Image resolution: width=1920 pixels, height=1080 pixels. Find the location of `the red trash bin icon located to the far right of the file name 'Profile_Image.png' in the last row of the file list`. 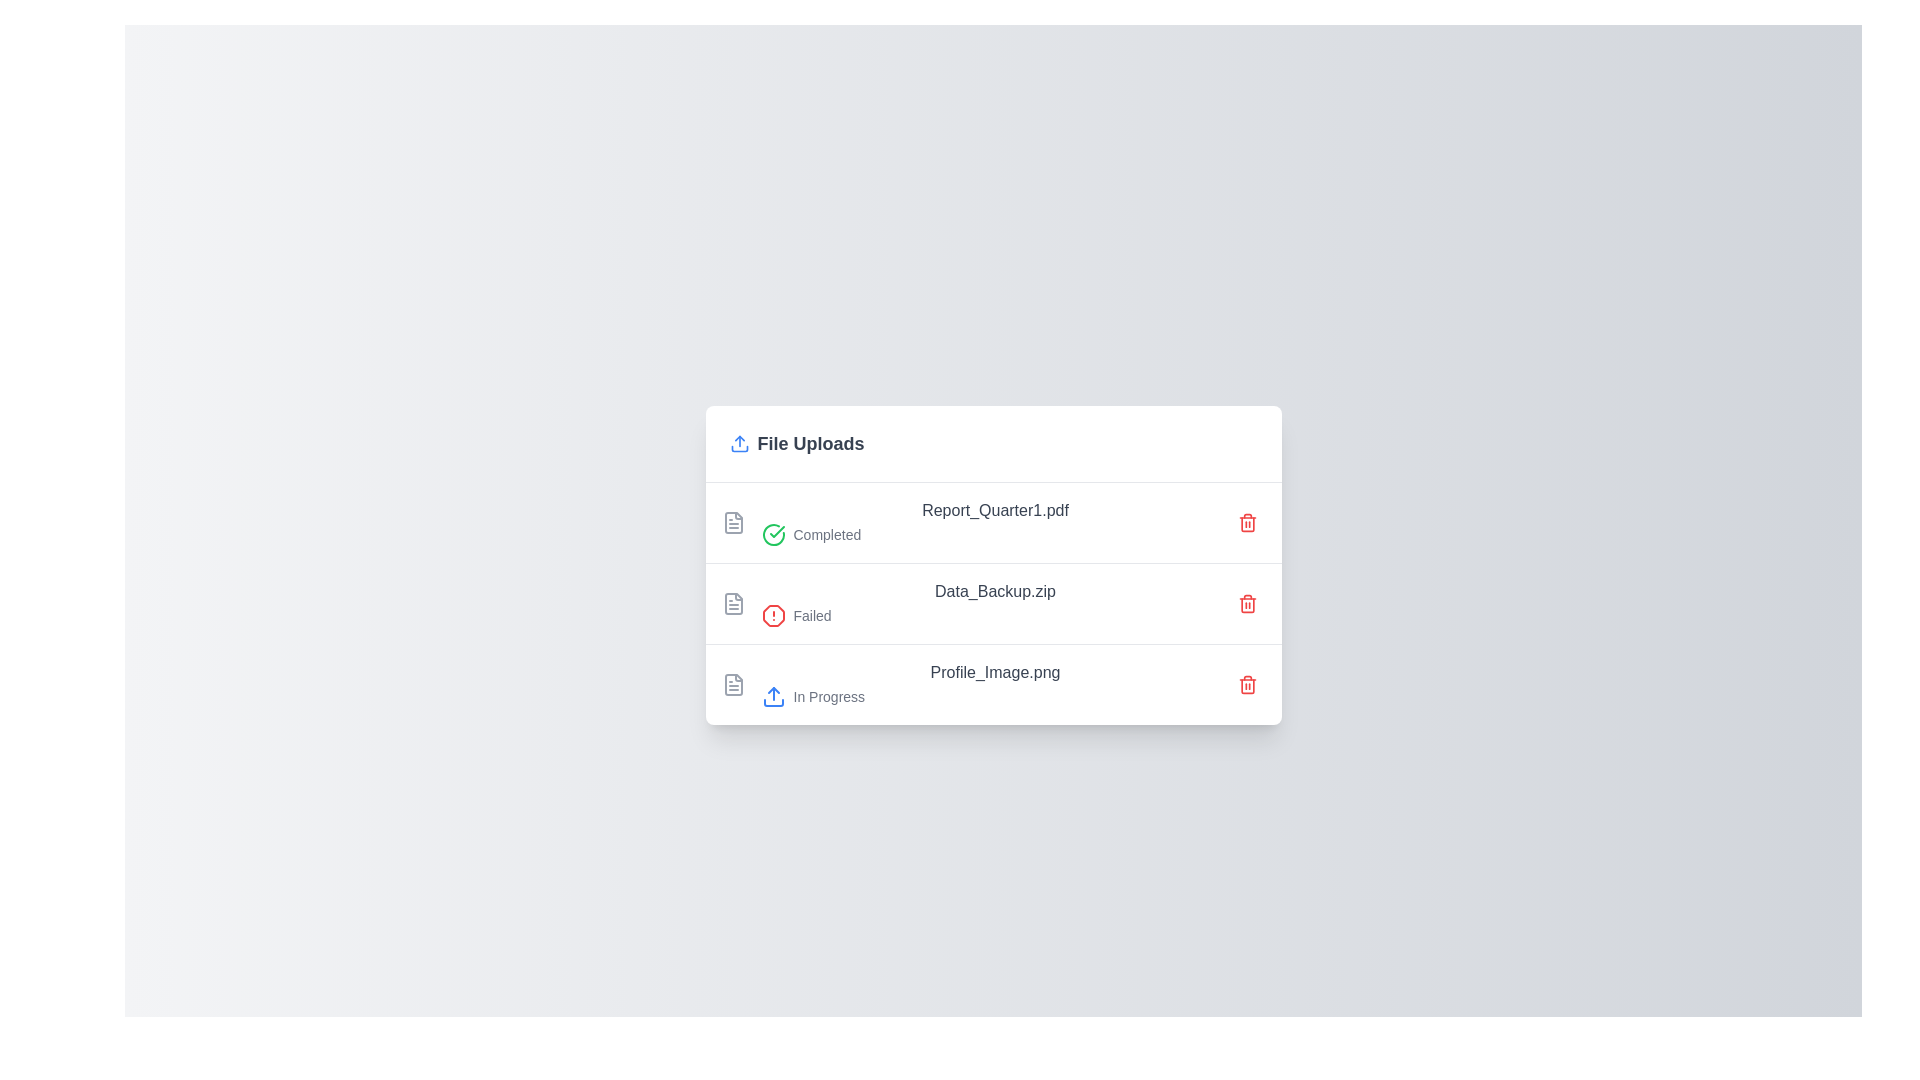

the red trash bin icon located to the far right of the file name 'Profile_Image.png' in the last row of the file list is located at coordinates (1246, 683).